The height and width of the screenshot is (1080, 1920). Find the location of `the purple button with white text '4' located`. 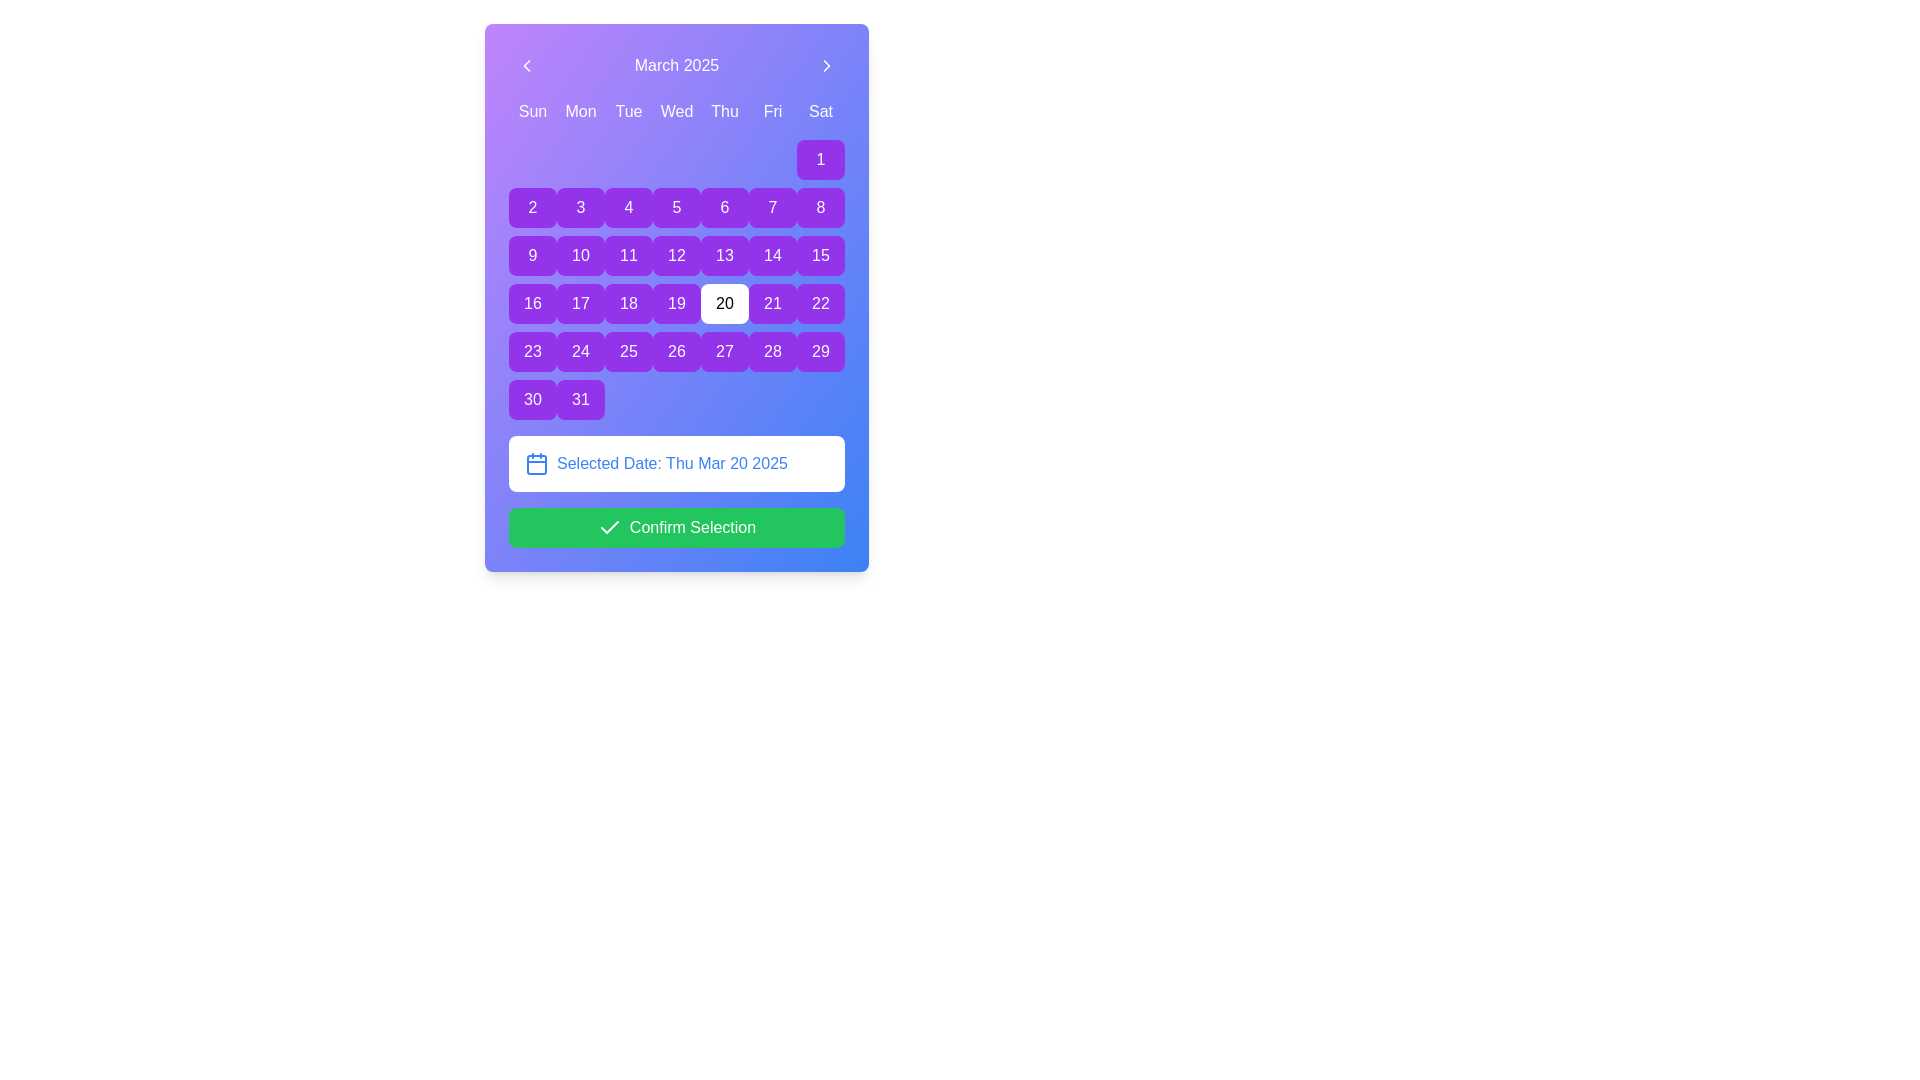

the purple button with white text '4' located is located at coordinates (627, 208).